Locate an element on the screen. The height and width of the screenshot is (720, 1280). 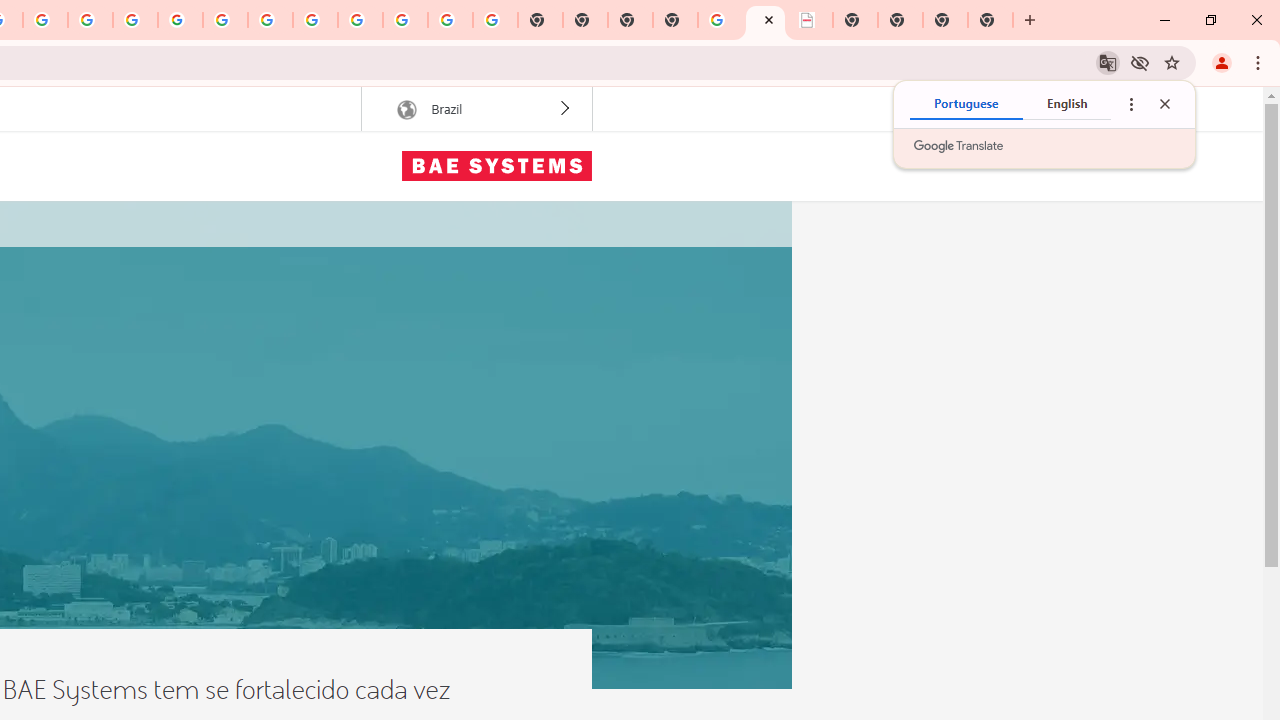
'BAE Systems Brasil | BAE Systems' is located at coordinates (764, 20).